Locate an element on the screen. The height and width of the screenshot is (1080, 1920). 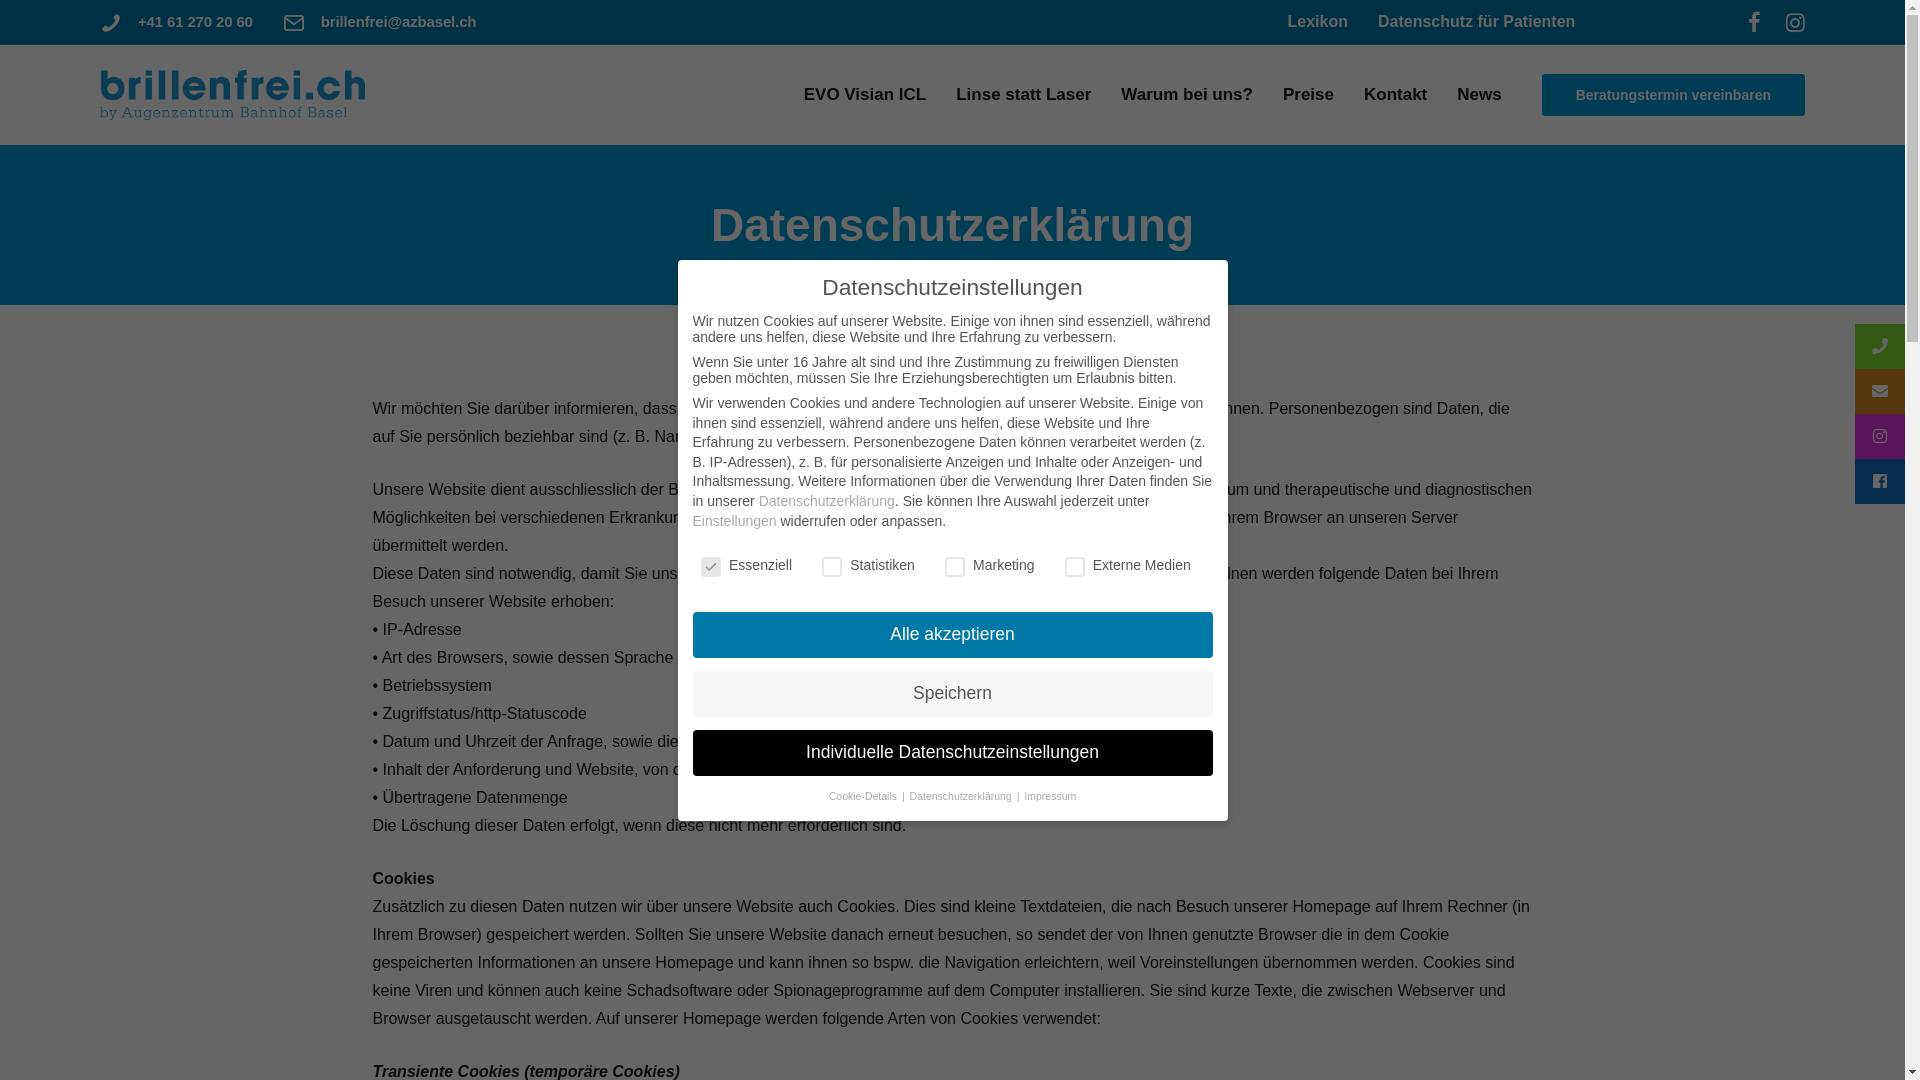
'Linse statt Laser' is located at coordinates (1023, 94).